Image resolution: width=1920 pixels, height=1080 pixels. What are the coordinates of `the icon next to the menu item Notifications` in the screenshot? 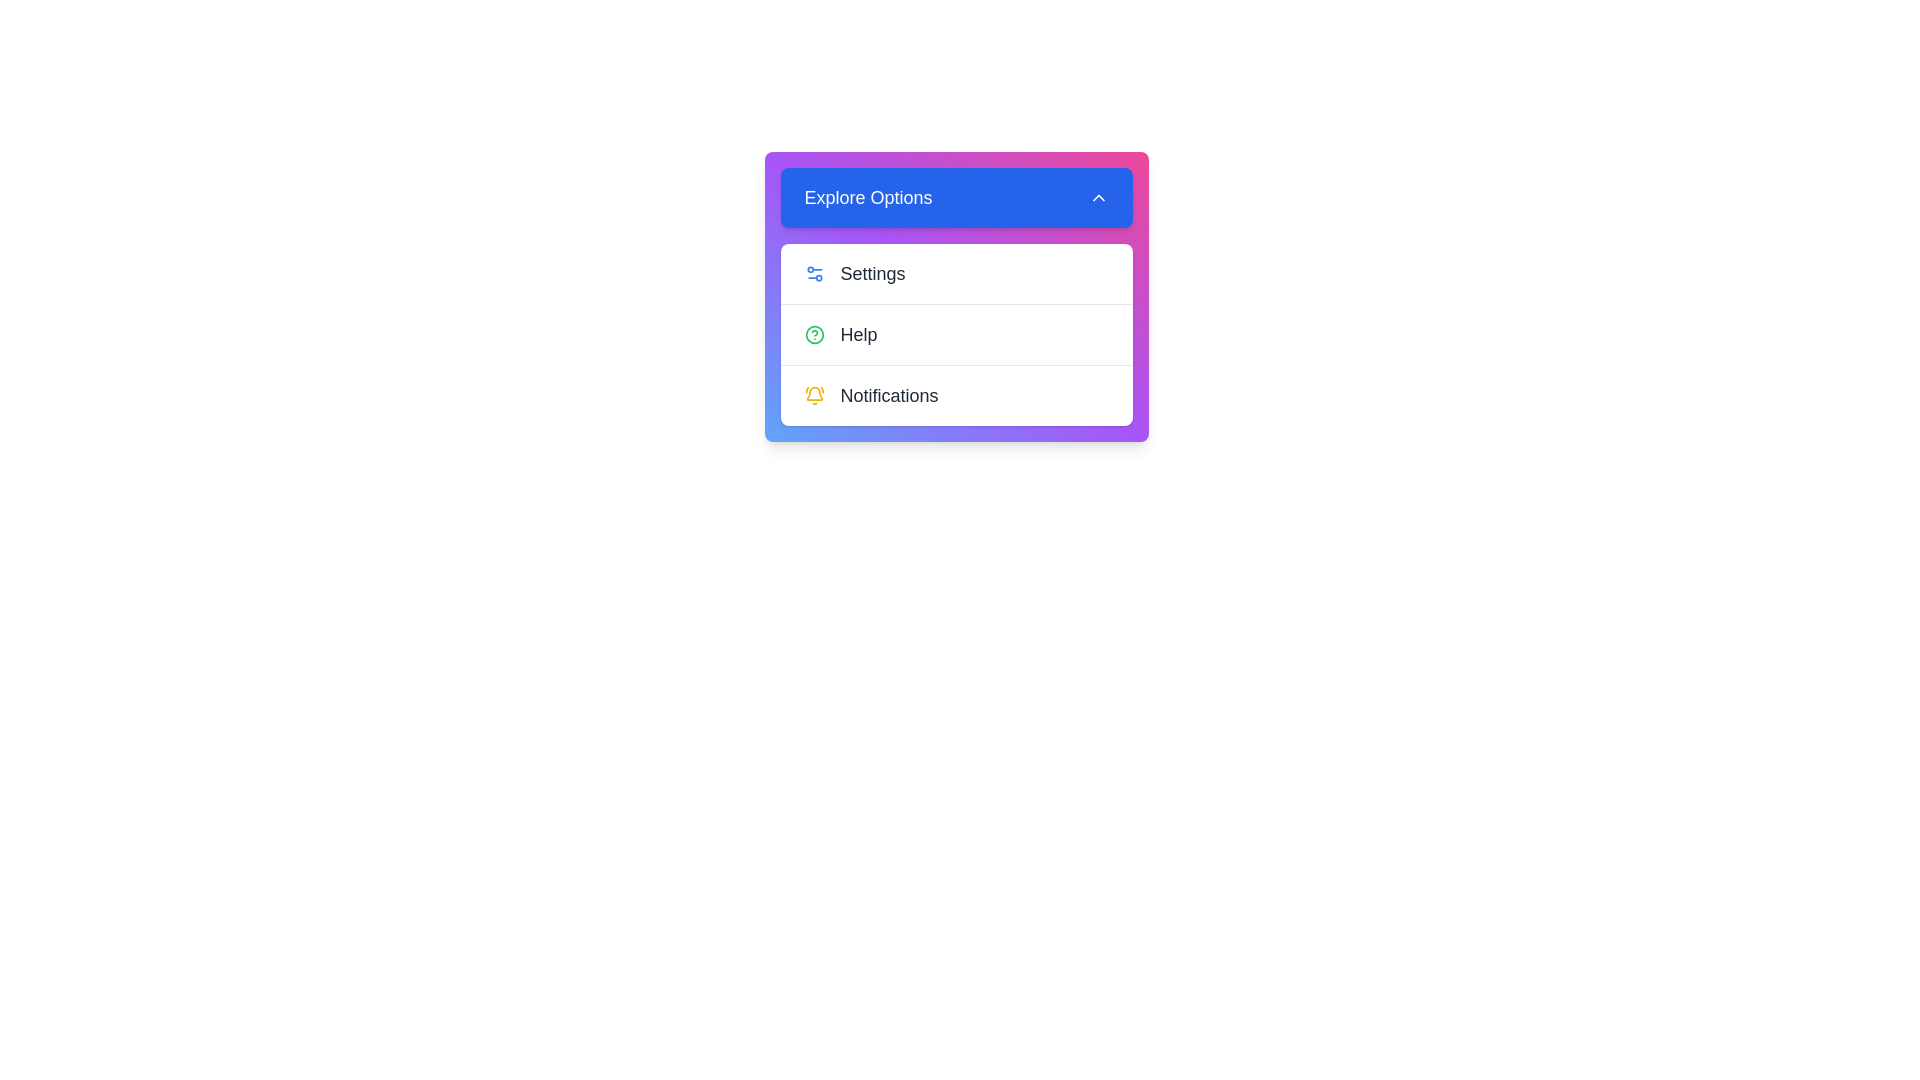 It's located at (814, 396).